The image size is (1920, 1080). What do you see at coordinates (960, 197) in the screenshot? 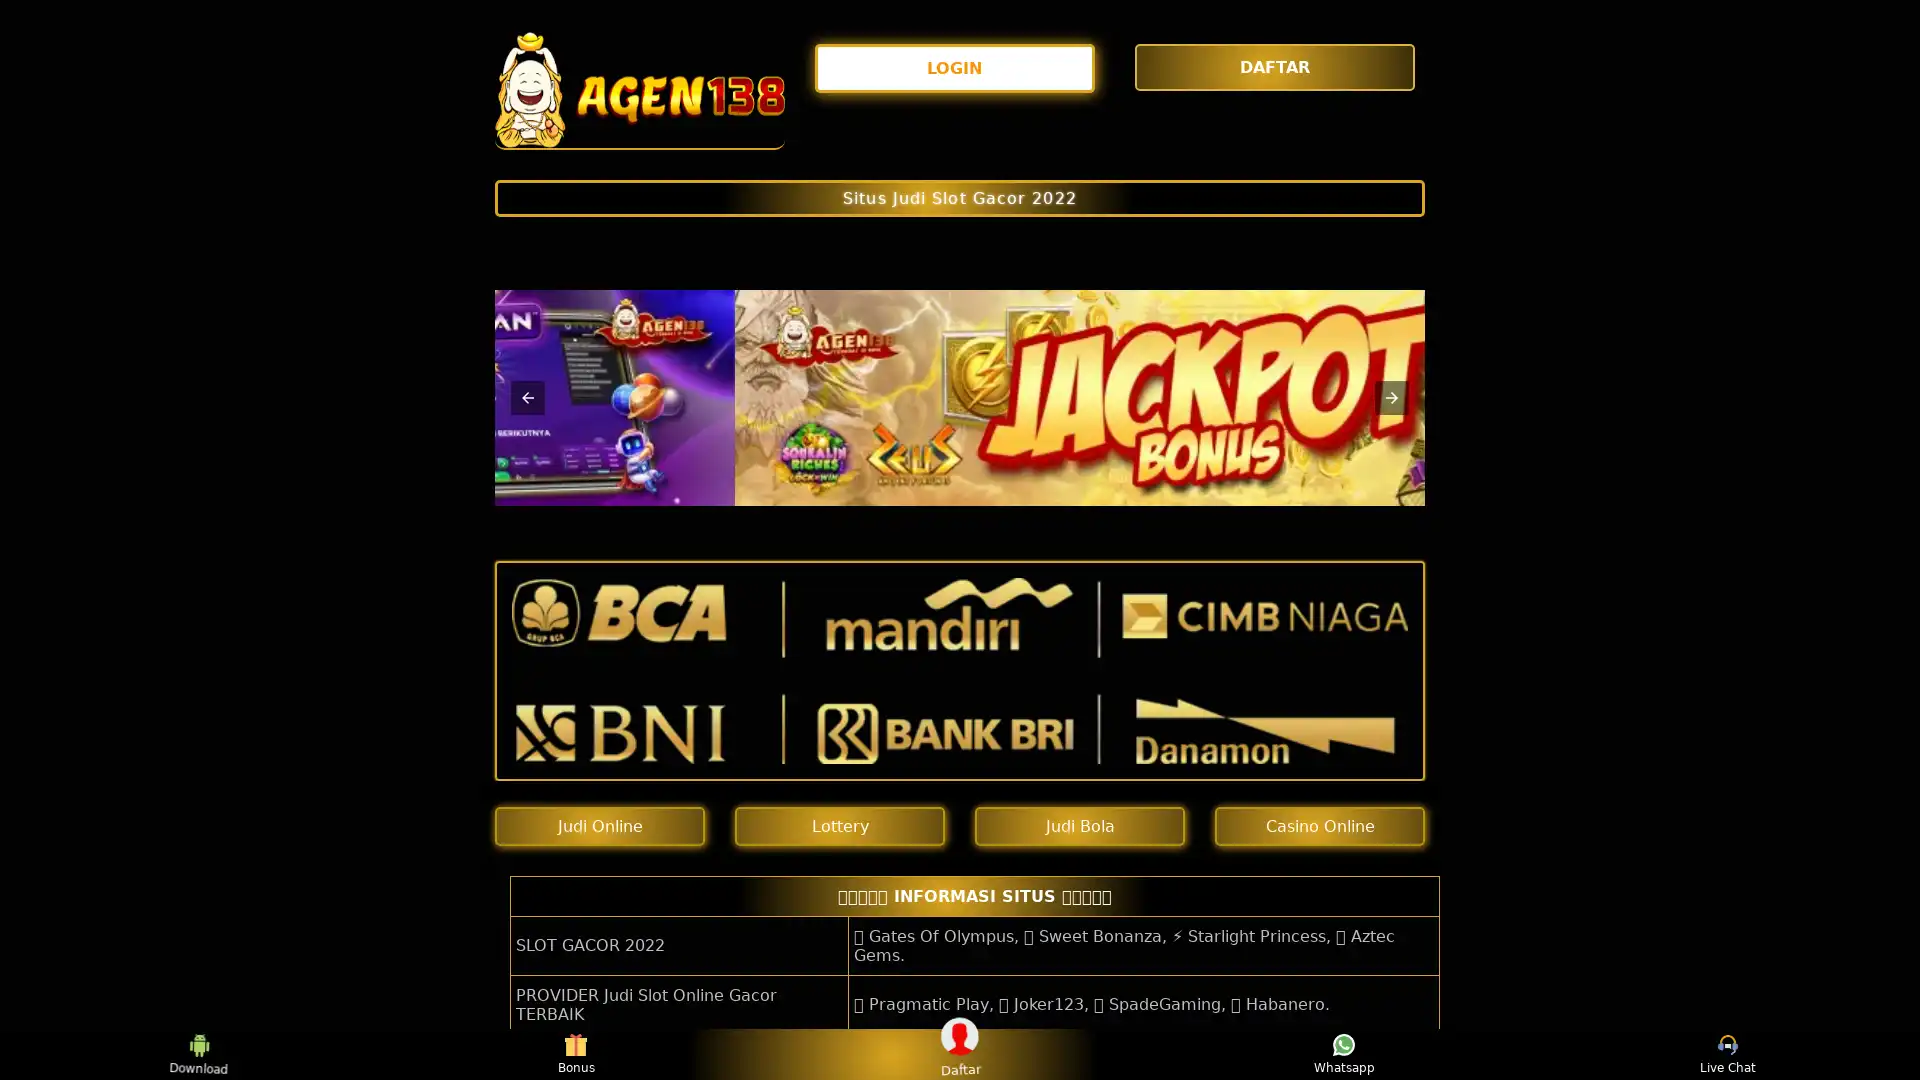
I see `Situs Judi Slot Gacor 2022` at bounding box center [960, 197].